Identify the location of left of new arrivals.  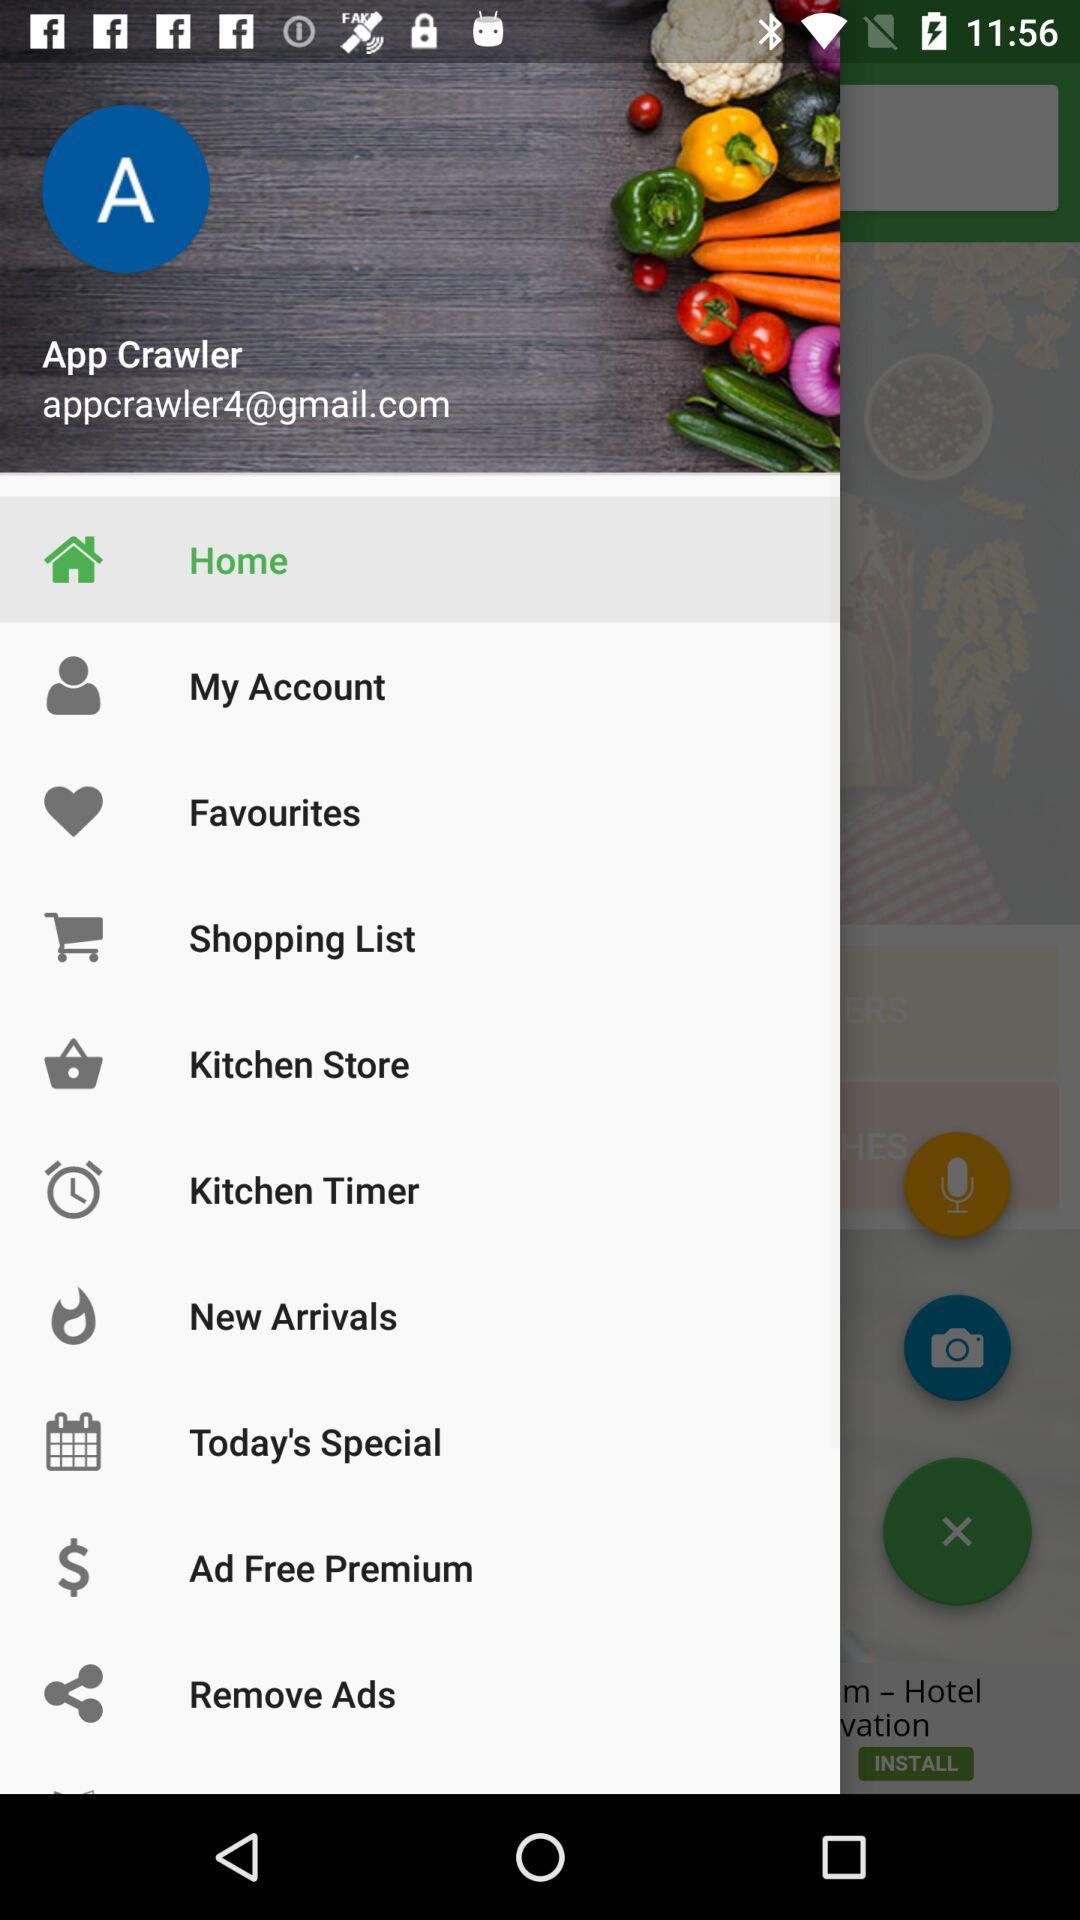
(72, 1315).